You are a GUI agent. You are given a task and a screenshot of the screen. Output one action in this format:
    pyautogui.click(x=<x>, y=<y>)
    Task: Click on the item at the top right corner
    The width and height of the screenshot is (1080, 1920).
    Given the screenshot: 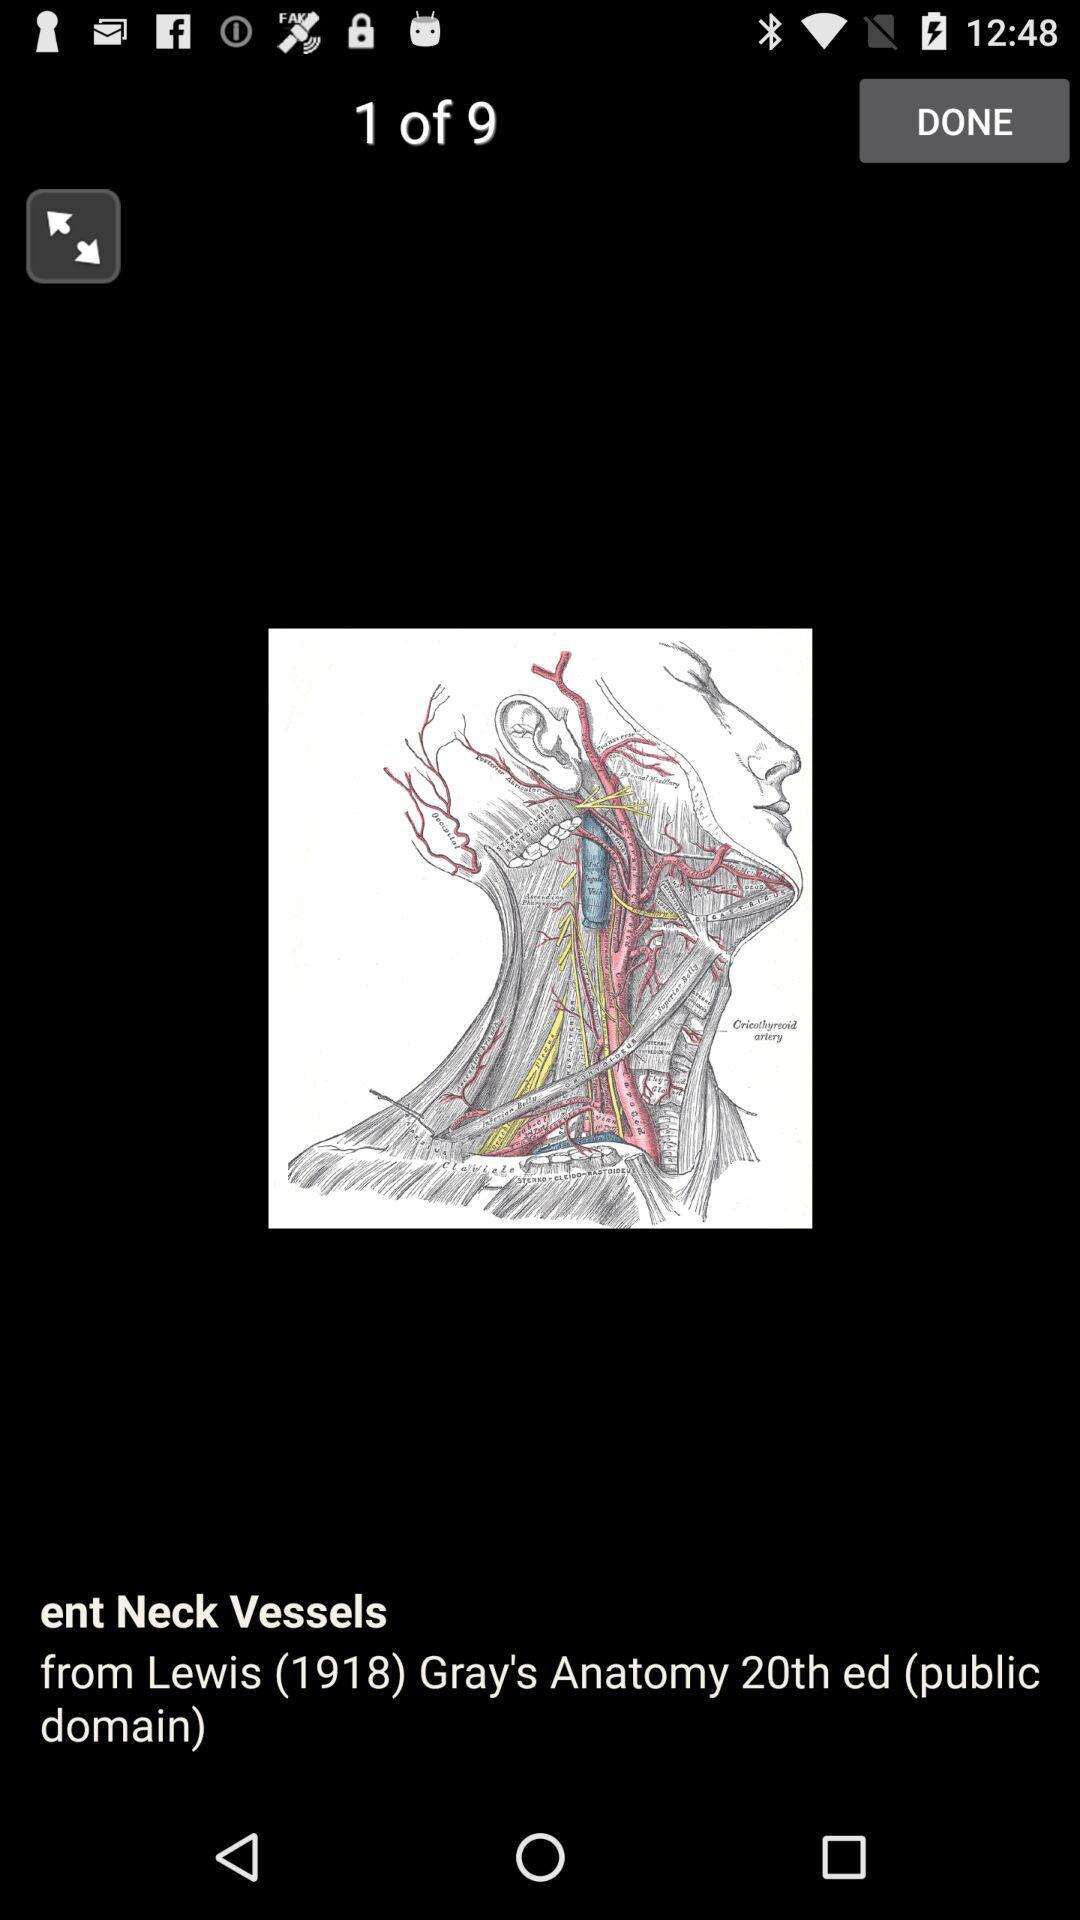 What is the action you would take?
    pyautogui.click(x=963, y=119)
    